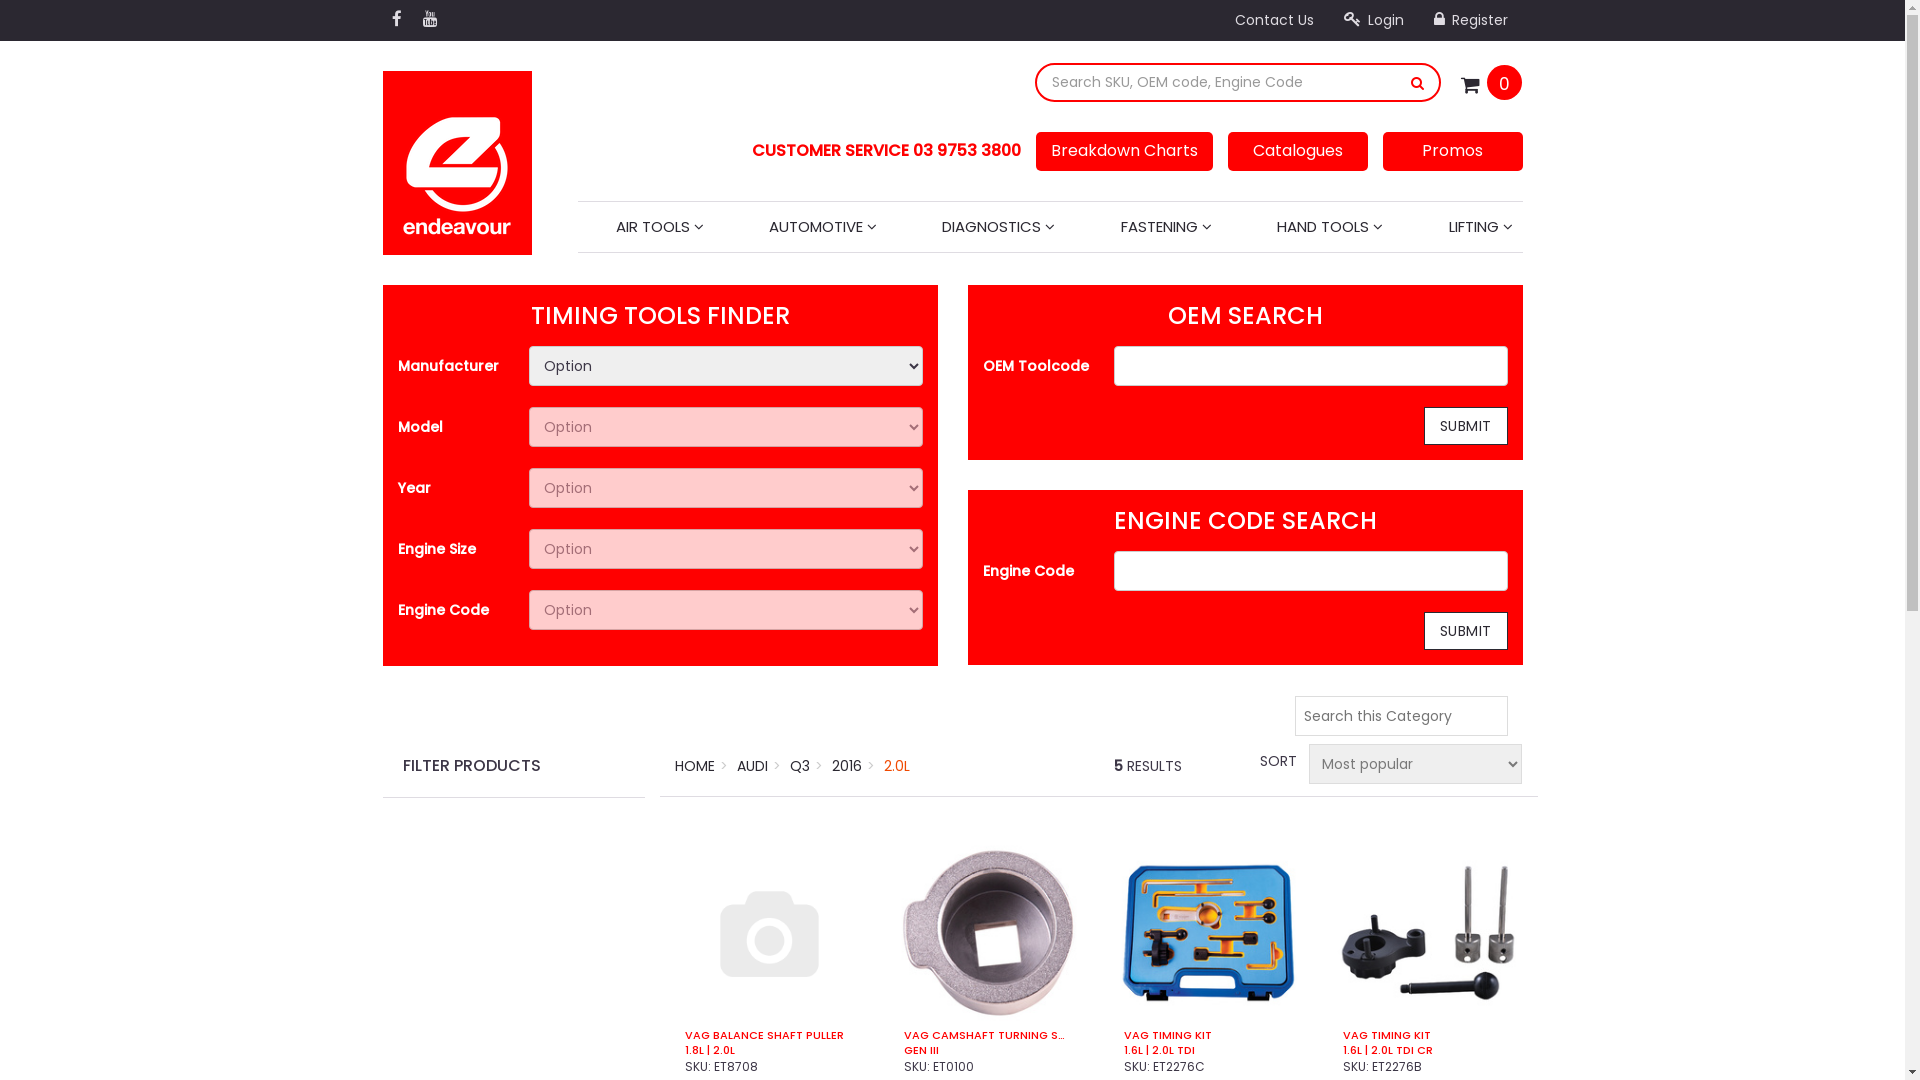 The width and height of the screenshot is (1920, 1080). Describe the element at coordinates (1329, 226) in the screenshot. I see `'HAND TOOLS'` at that location.